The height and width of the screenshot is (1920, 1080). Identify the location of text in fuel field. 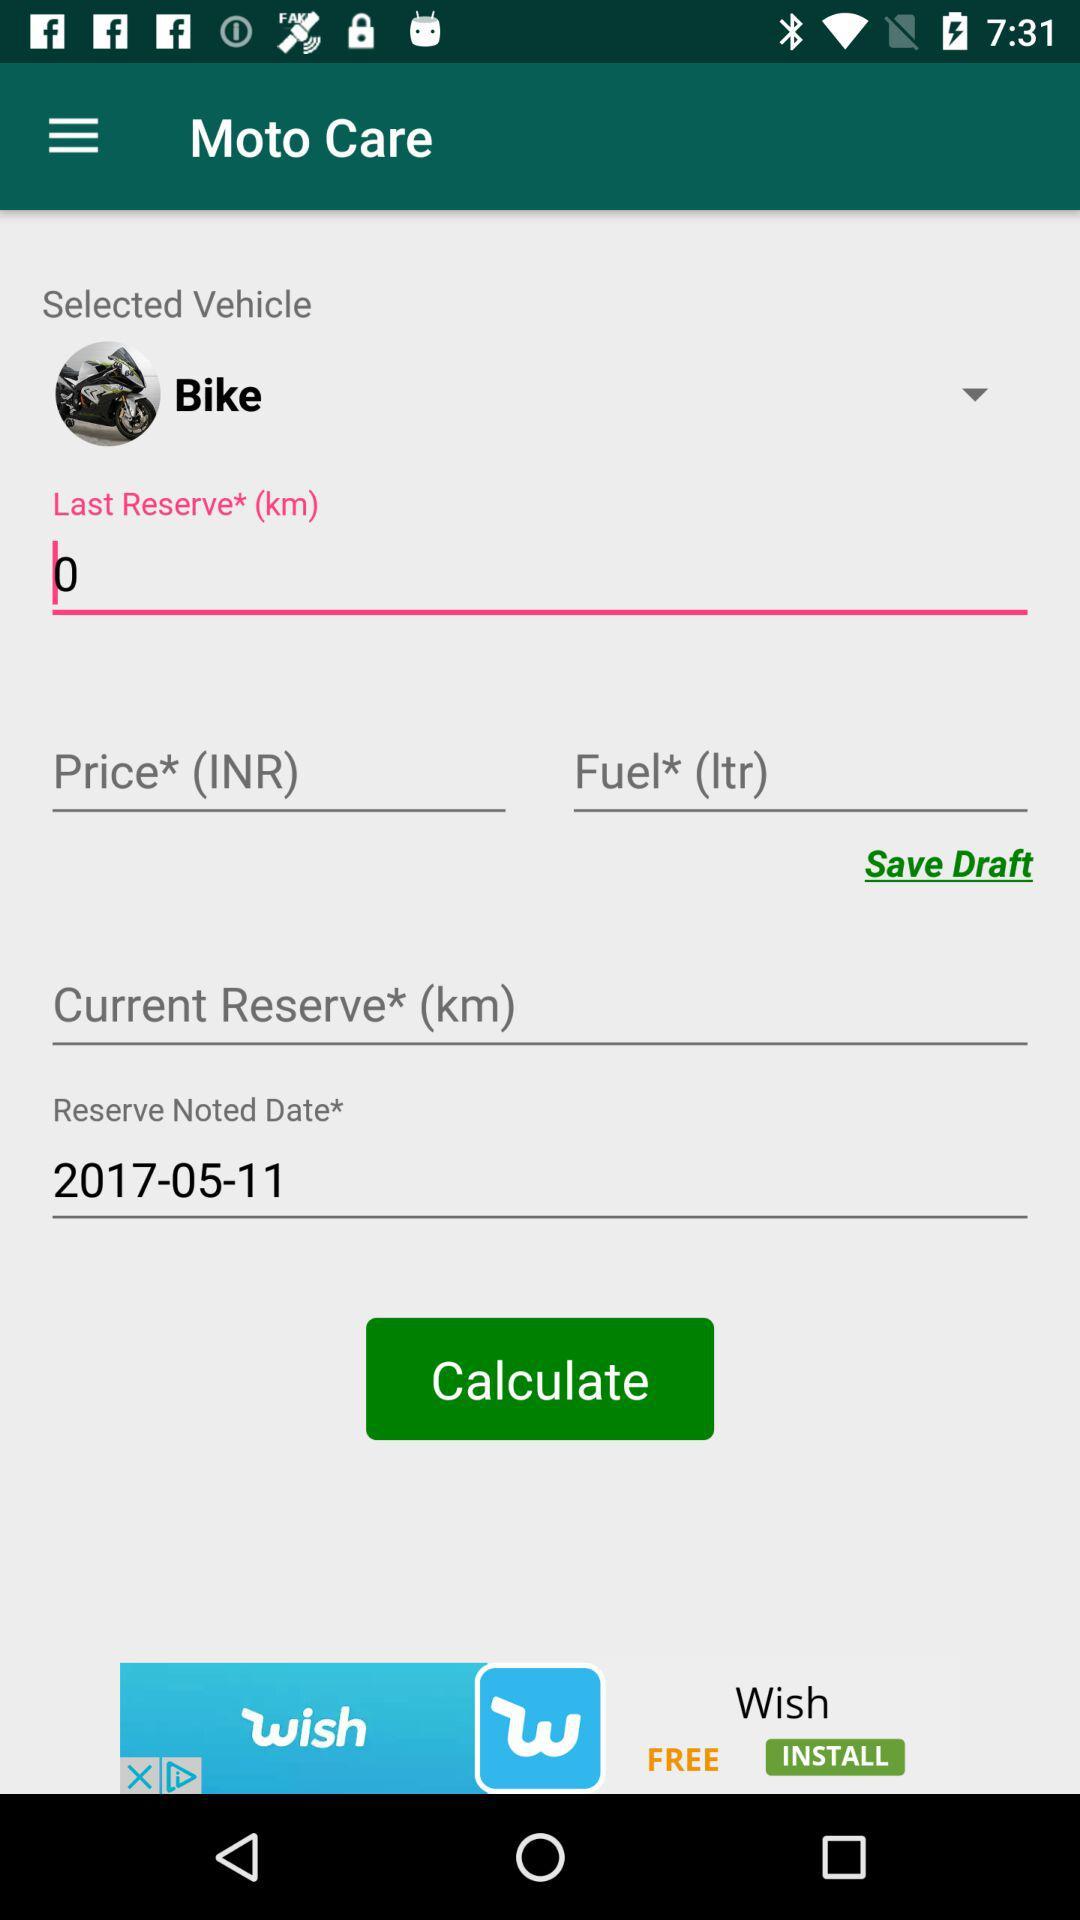
(799, 772).